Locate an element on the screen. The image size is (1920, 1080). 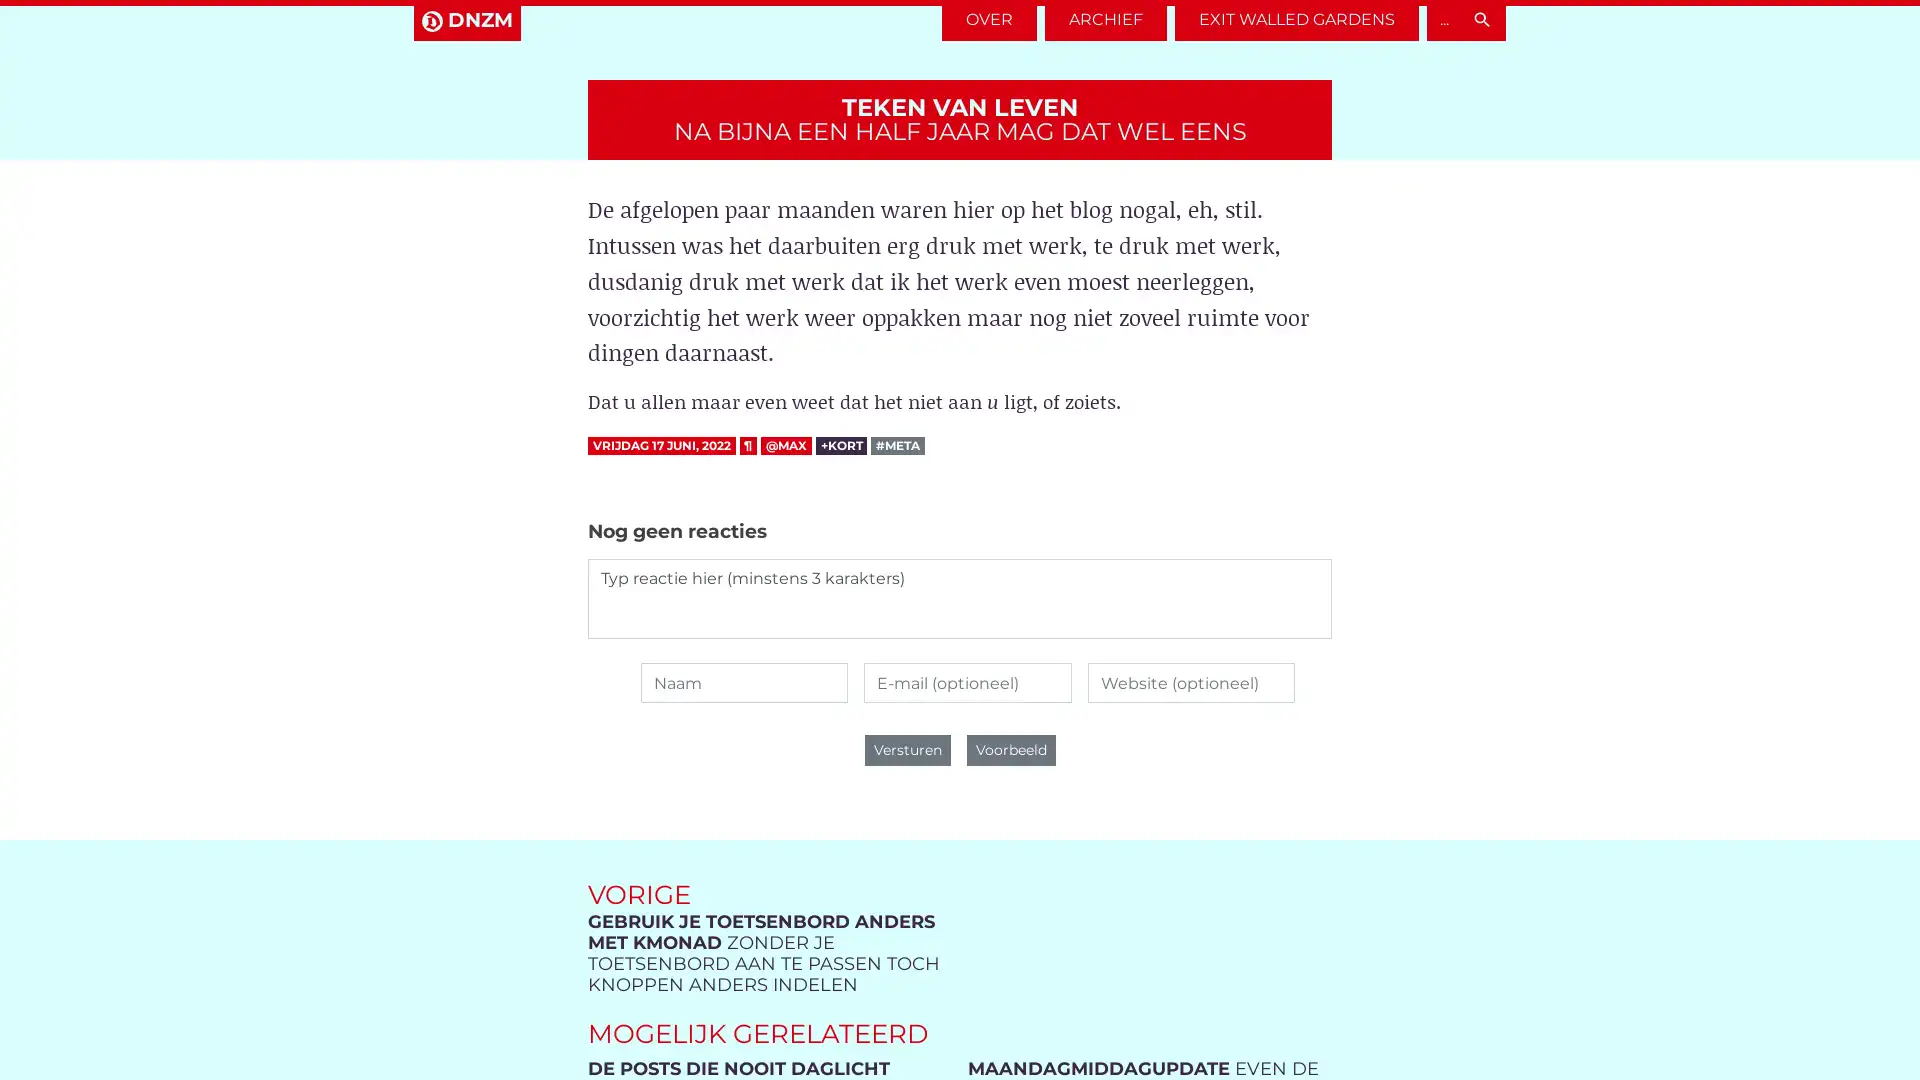
Versturen is located at coordinates (906, 749).